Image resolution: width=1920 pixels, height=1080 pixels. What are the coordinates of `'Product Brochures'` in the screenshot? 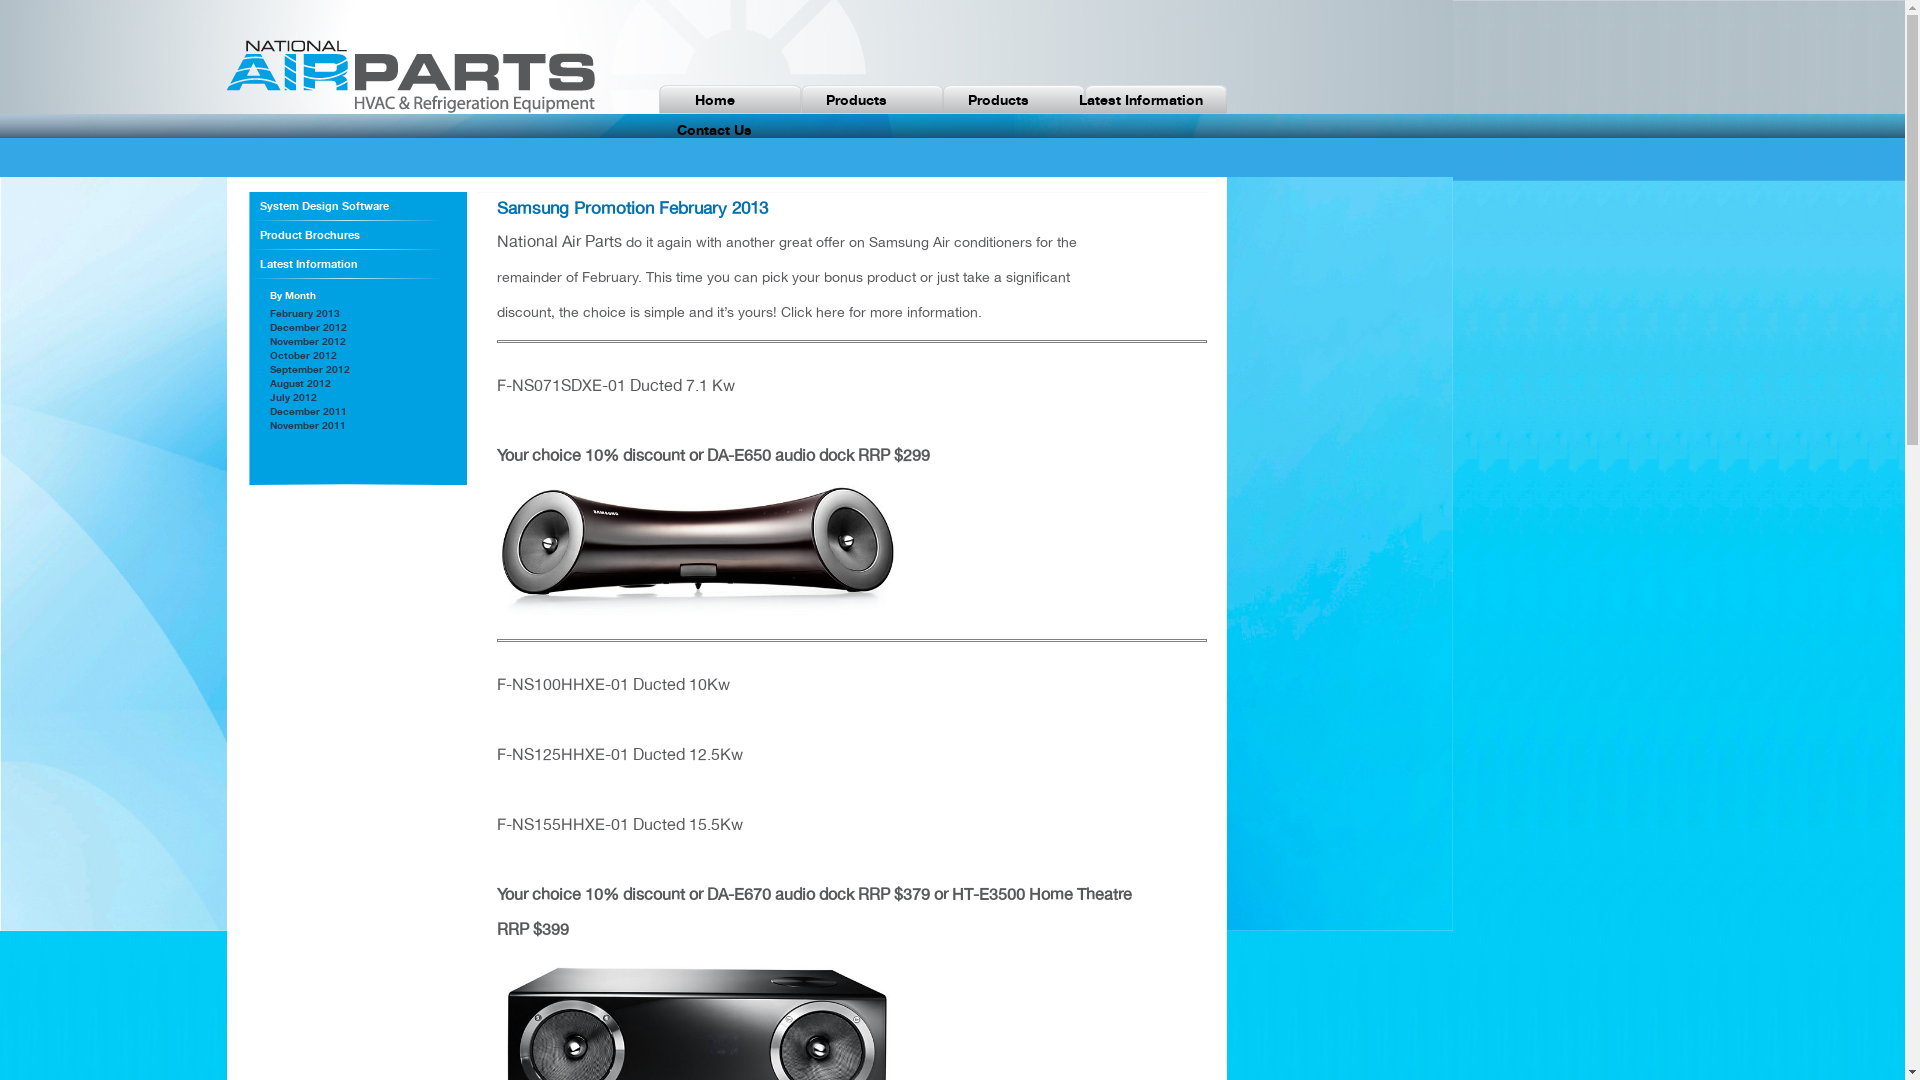 It's located at (358, 234).